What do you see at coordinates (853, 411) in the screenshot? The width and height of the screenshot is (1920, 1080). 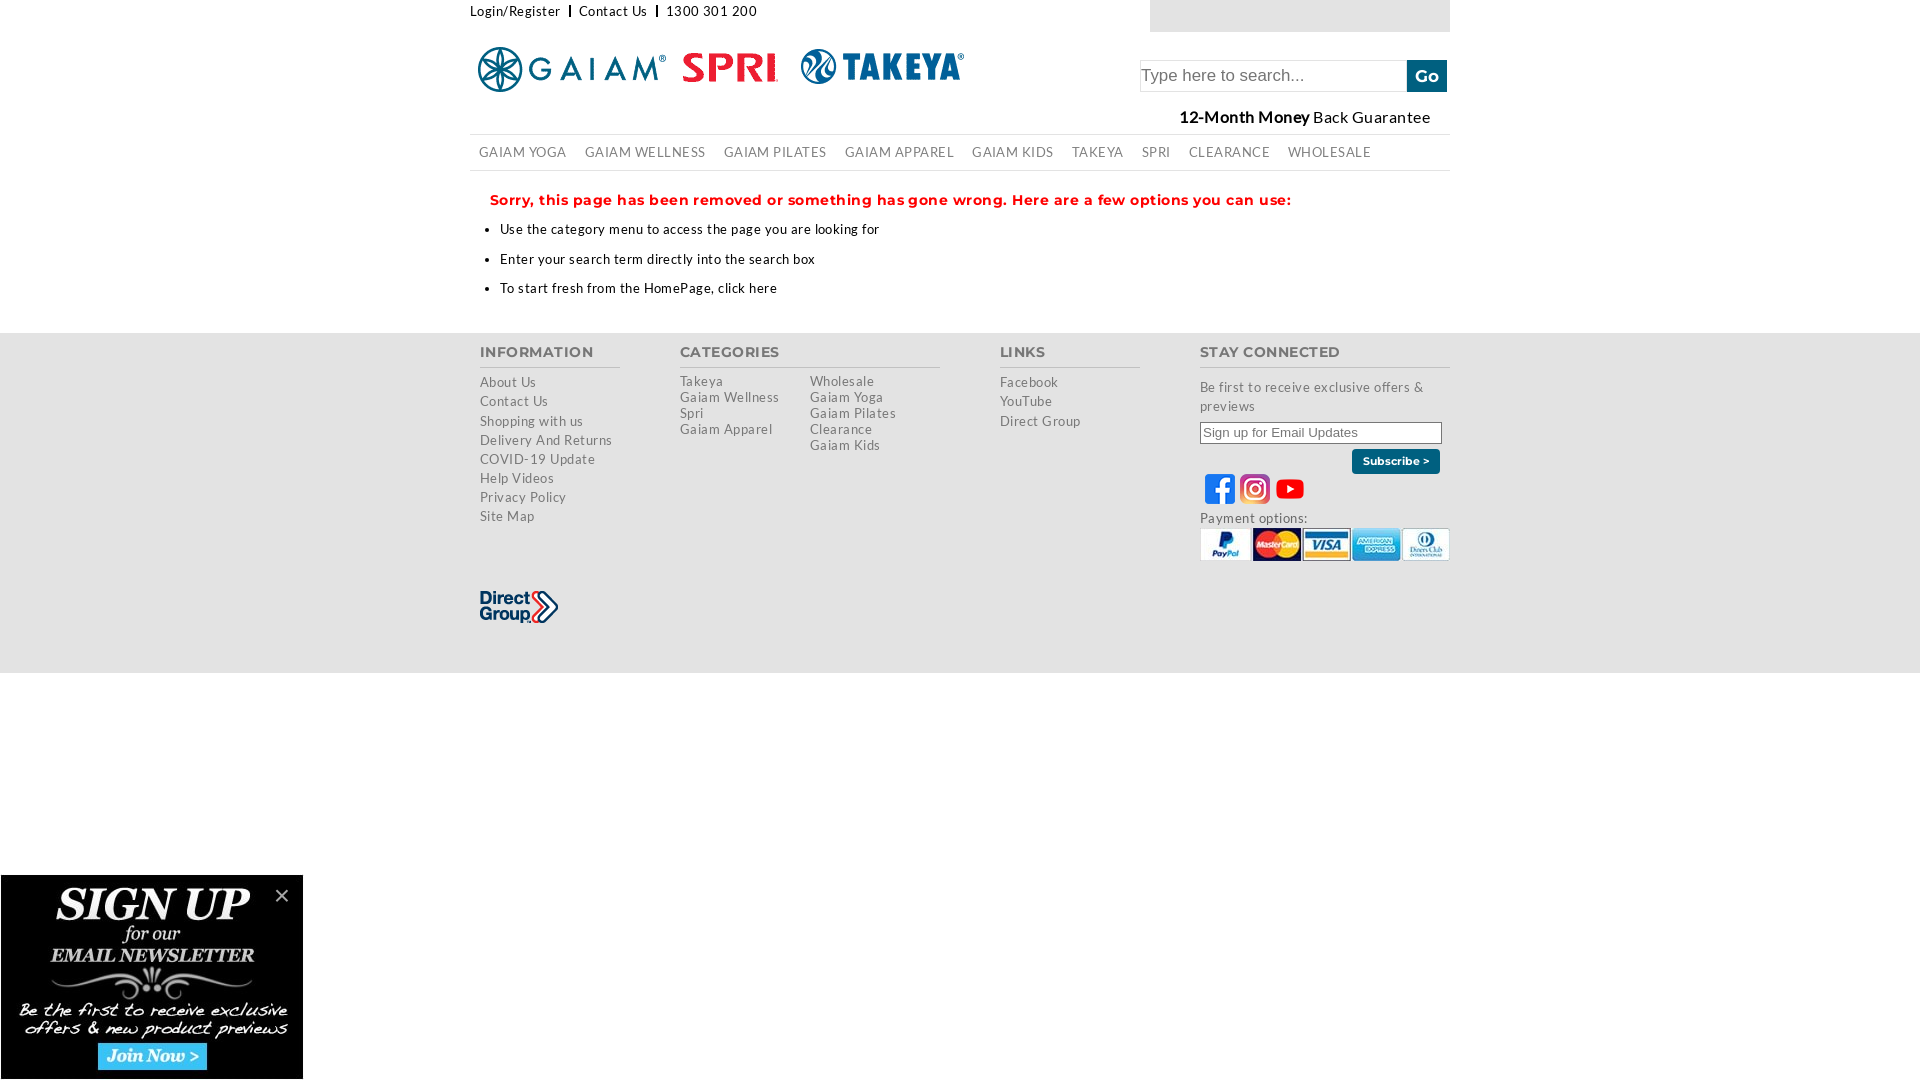 I see `'Gaiam Pilates'` at bounding box center [853, 411].